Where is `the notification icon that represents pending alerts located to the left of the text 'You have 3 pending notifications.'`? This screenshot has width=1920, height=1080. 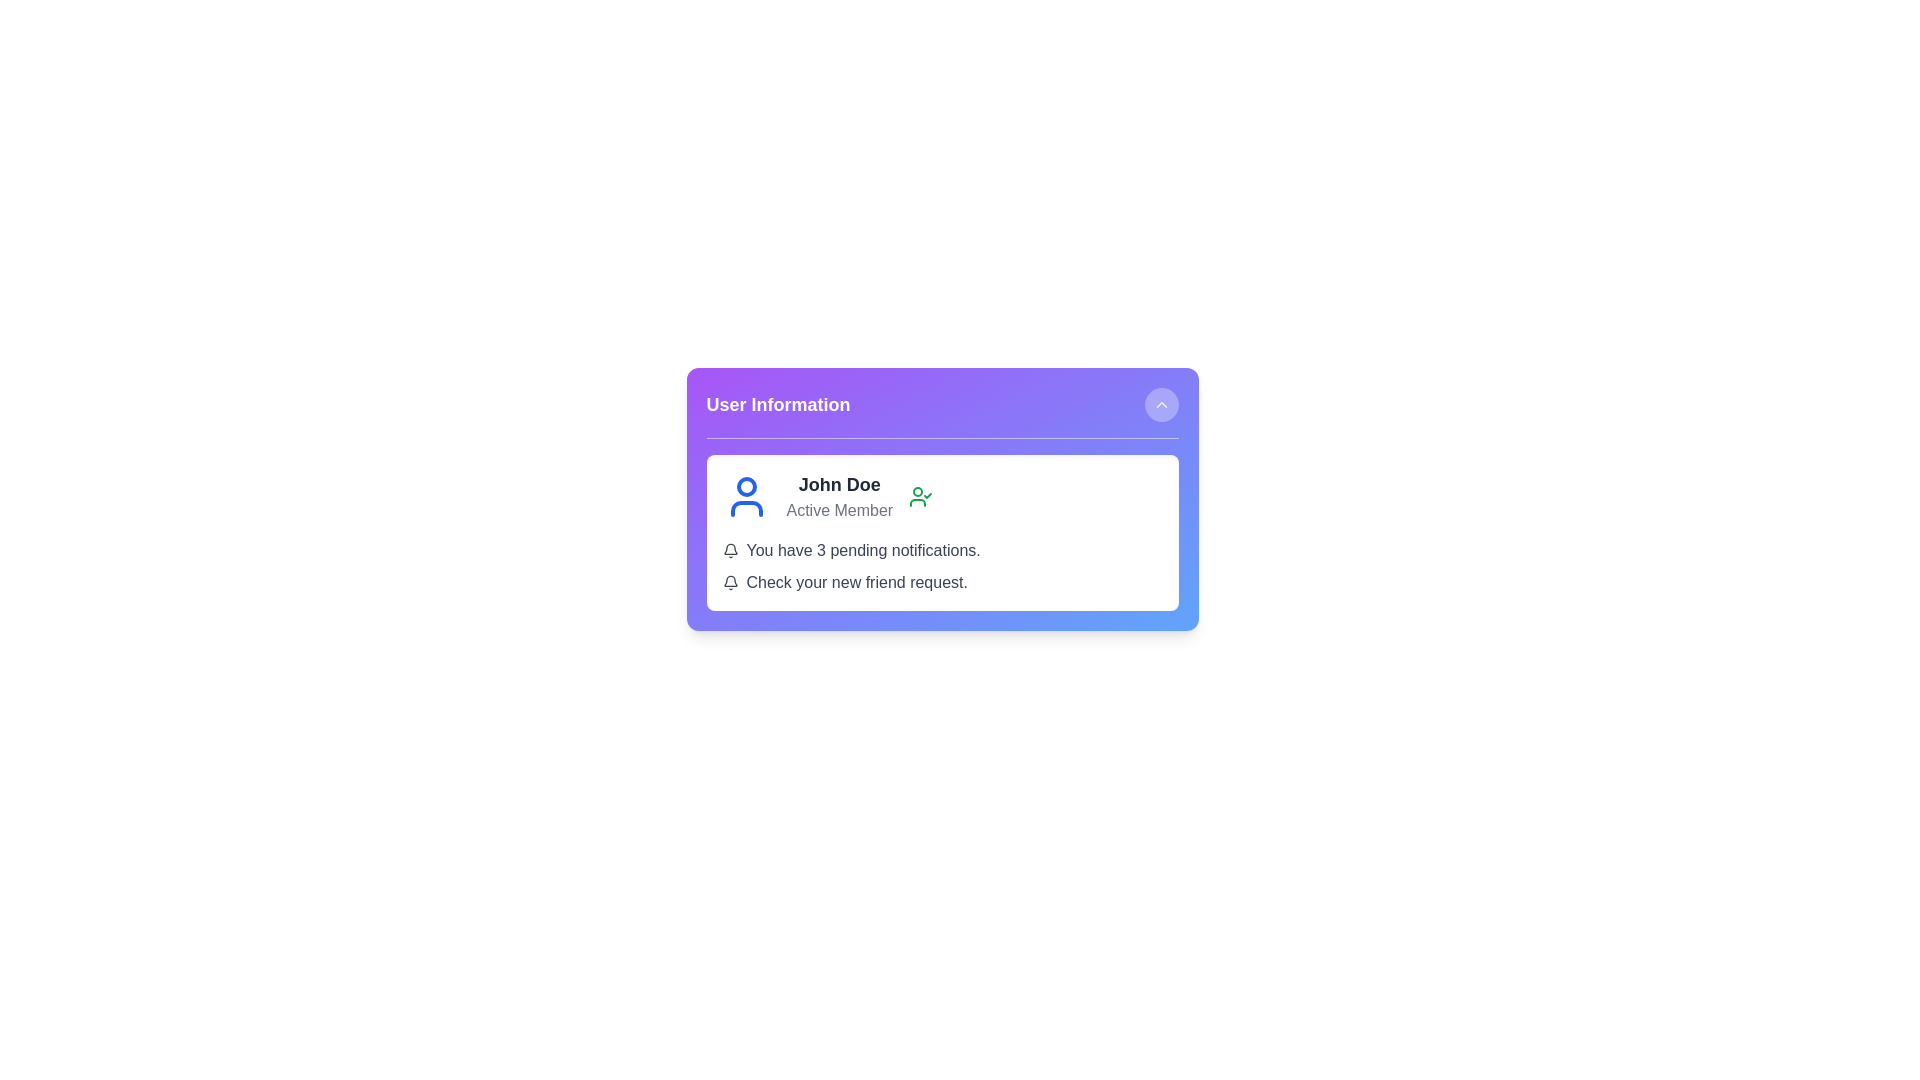 the notification icon that represents pending alerts located to the left of the text 'You have 3 pending notifications.' is located at coordinates (729, 551).